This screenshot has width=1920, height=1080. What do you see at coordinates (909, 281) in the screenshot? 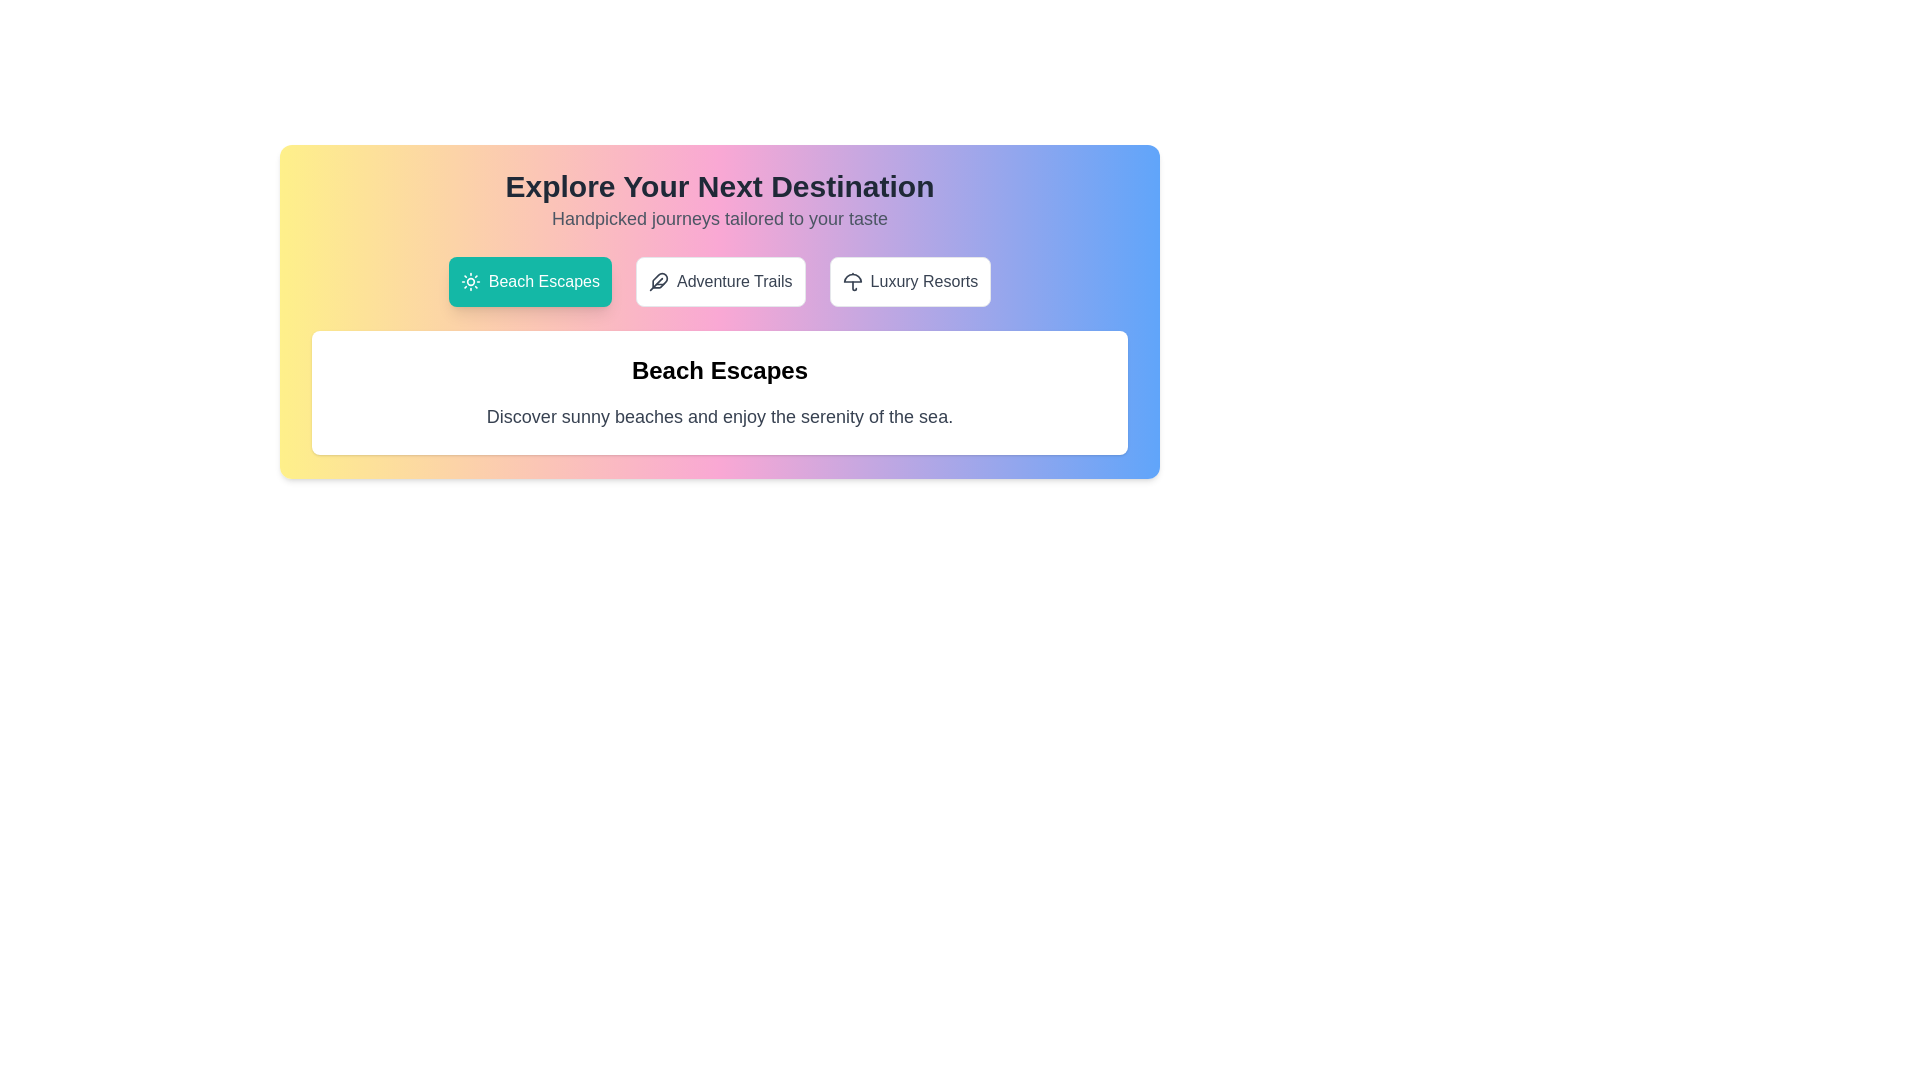
I see `the tab corresponding to Luxury Resorts to view its content` at bounding box center [909, 281].